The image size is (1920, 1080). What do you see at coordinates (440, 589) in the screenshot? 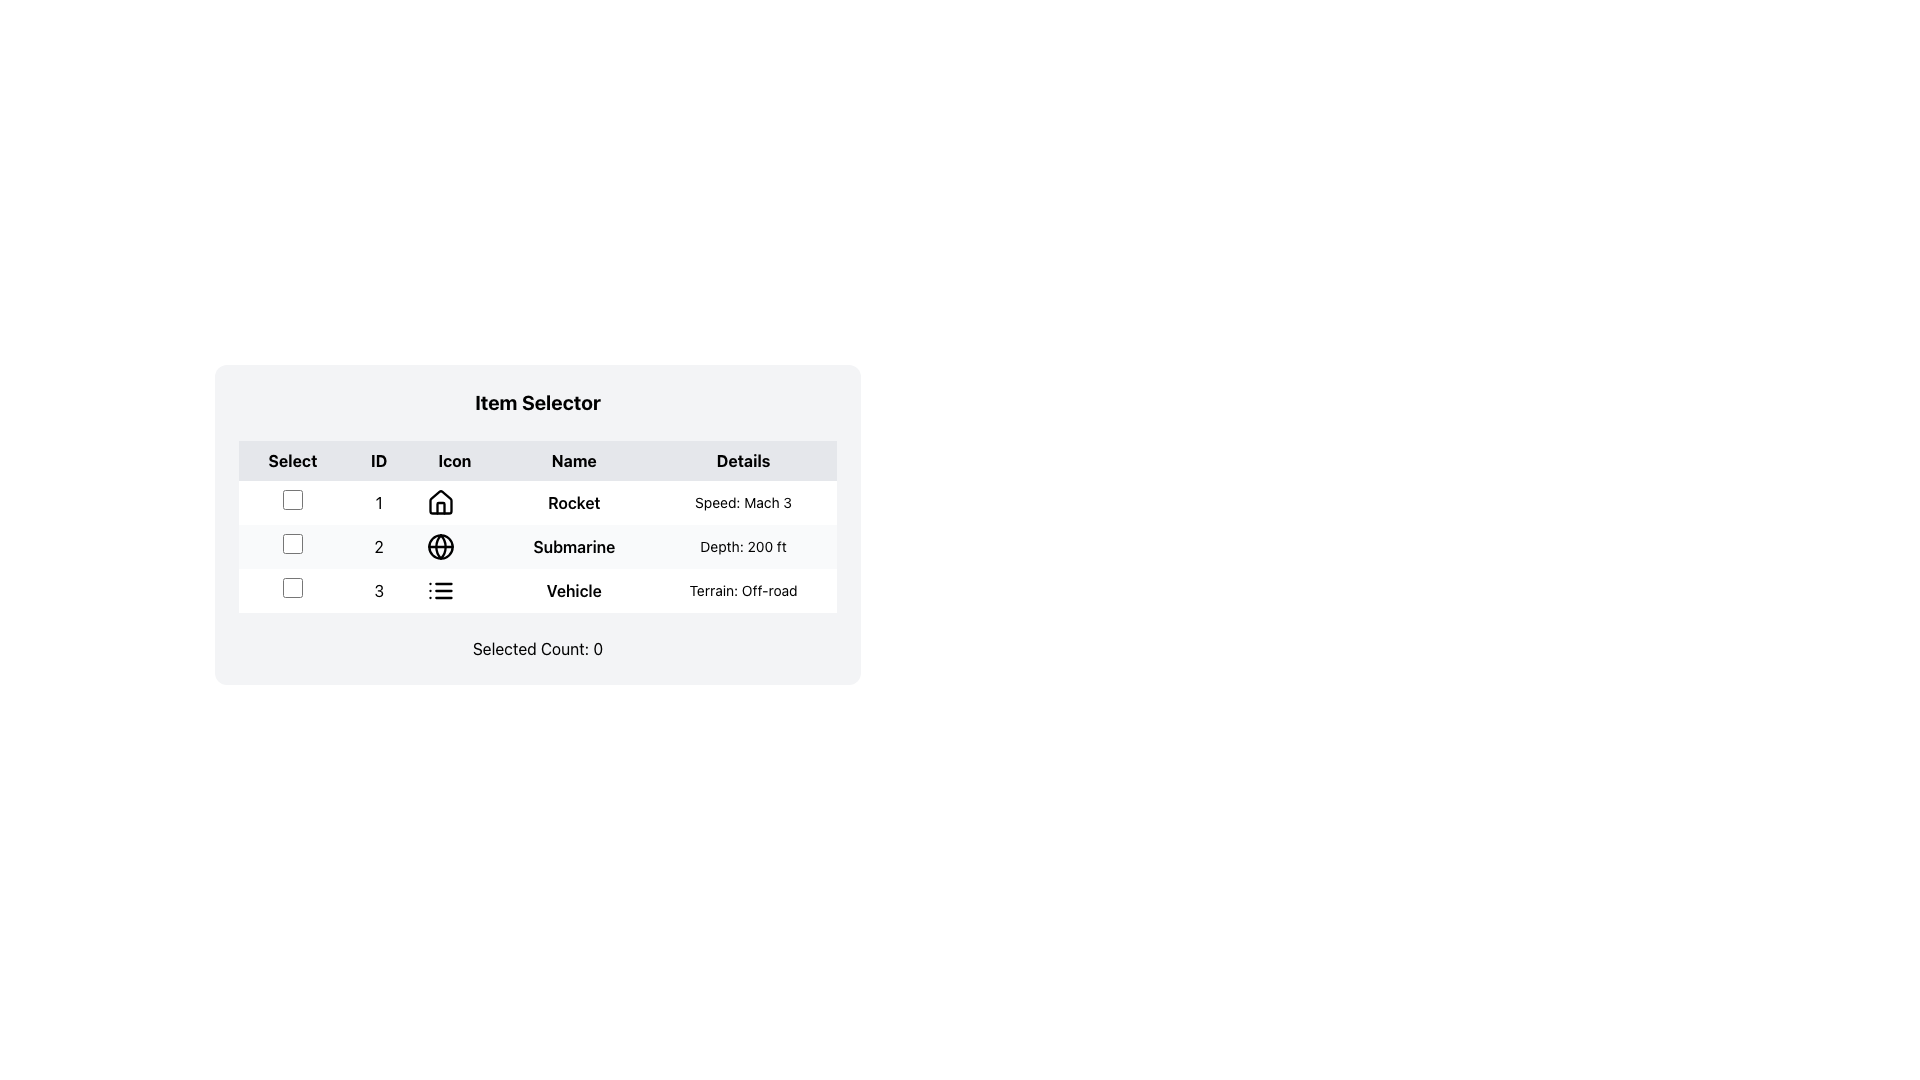
I see `the small three-line list icon located in the third row of the table under the 'Icon' column, directly to the left of the text 'Vehicle'` at bounding box center [440, 589].